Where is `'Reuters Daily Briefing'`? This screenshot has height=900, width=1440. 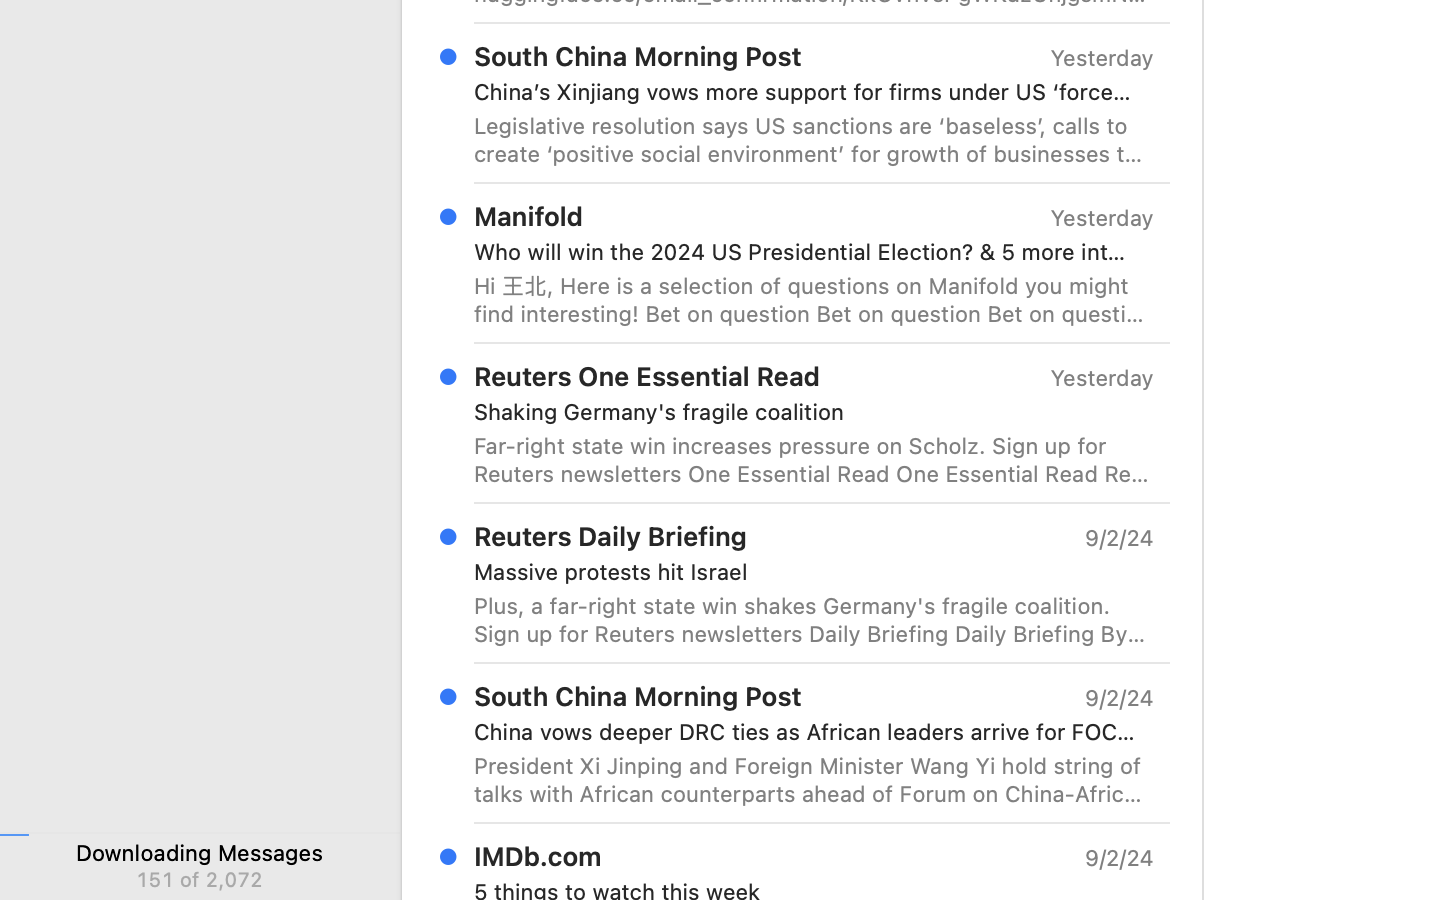 'Reuters Daily Briefing' is located at coordinates (609, 535).